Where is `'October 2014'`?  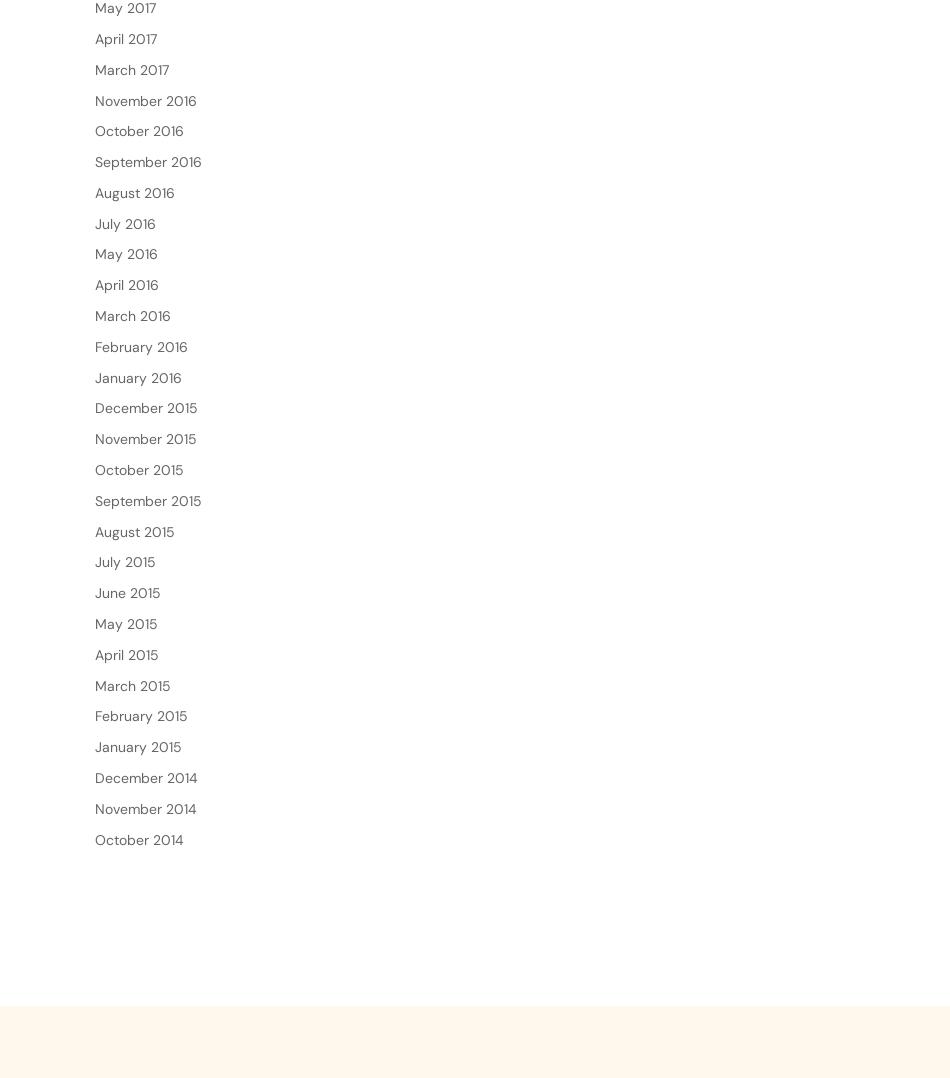
'October 2014' is located at coordinates (95, 903).